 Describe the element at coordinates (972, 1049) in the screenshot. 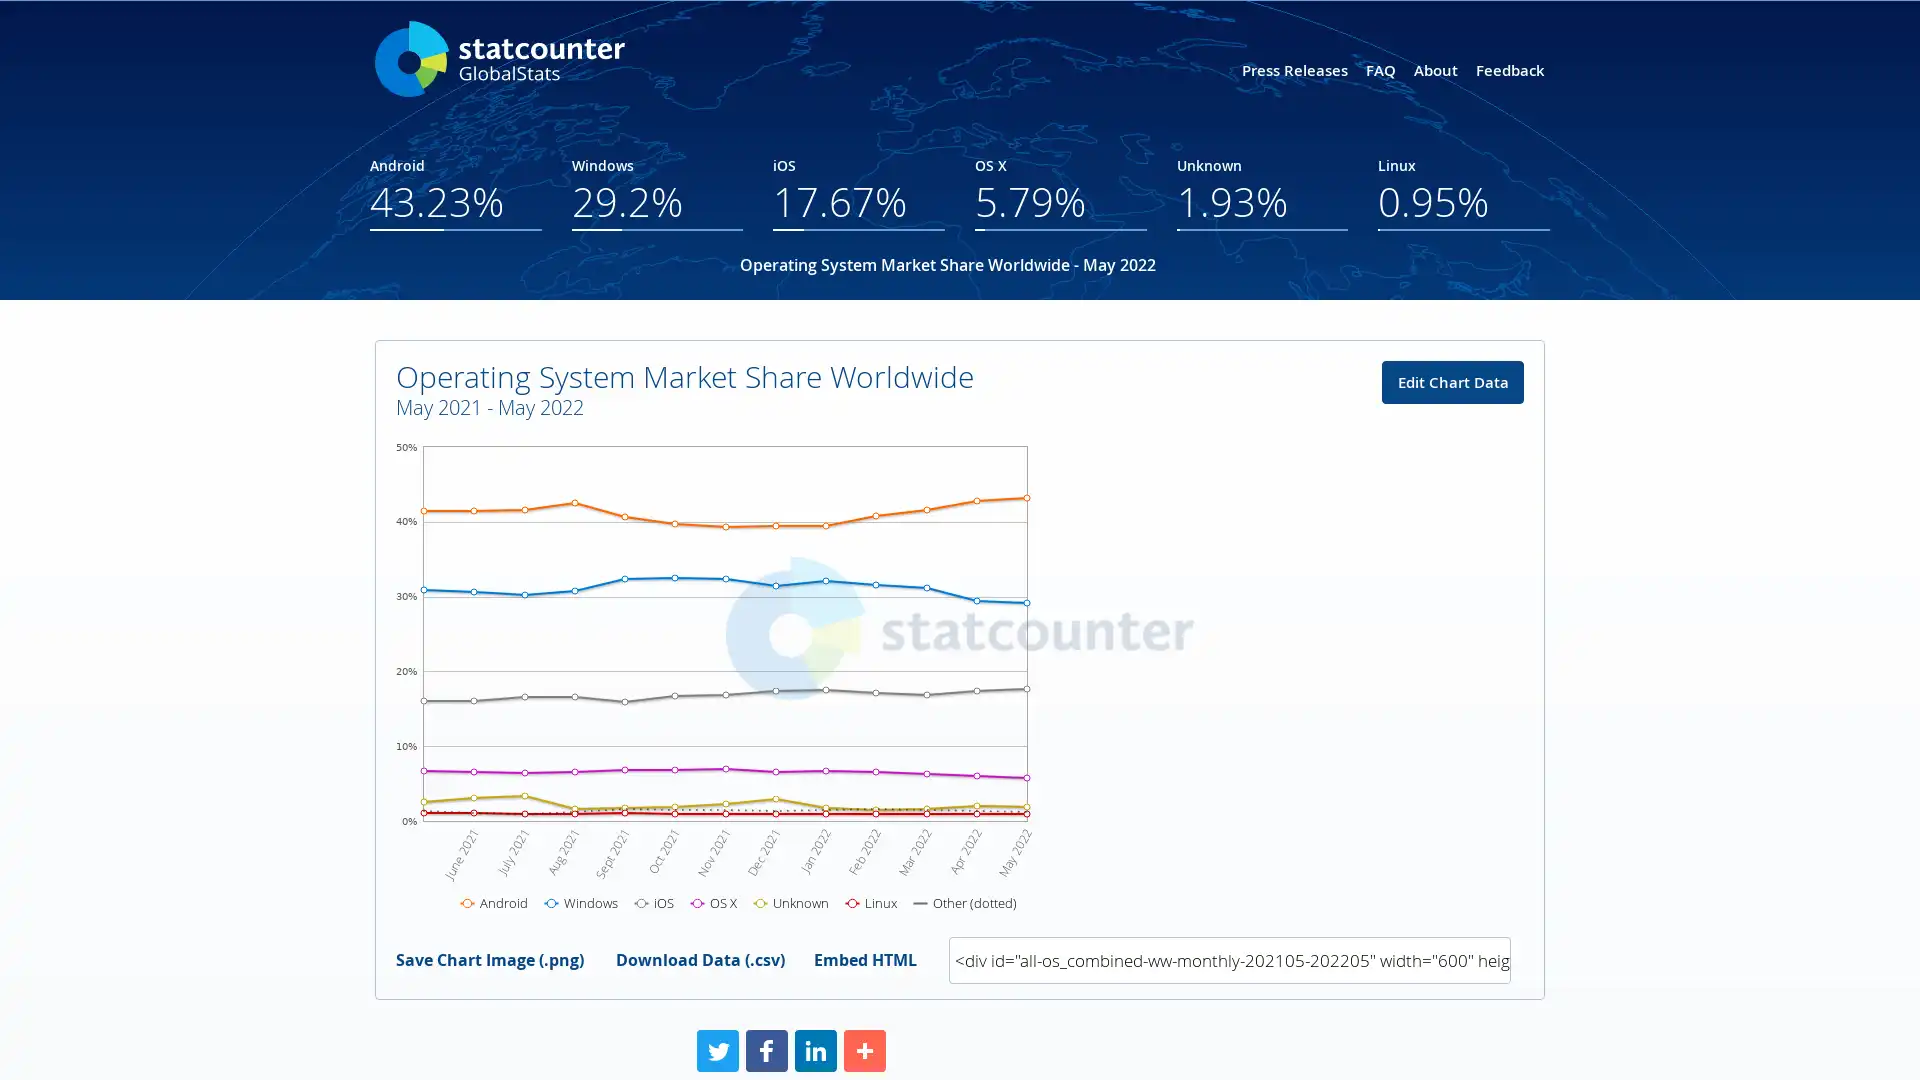

I see `Share to LinkedIn LinkedIn` at that location.